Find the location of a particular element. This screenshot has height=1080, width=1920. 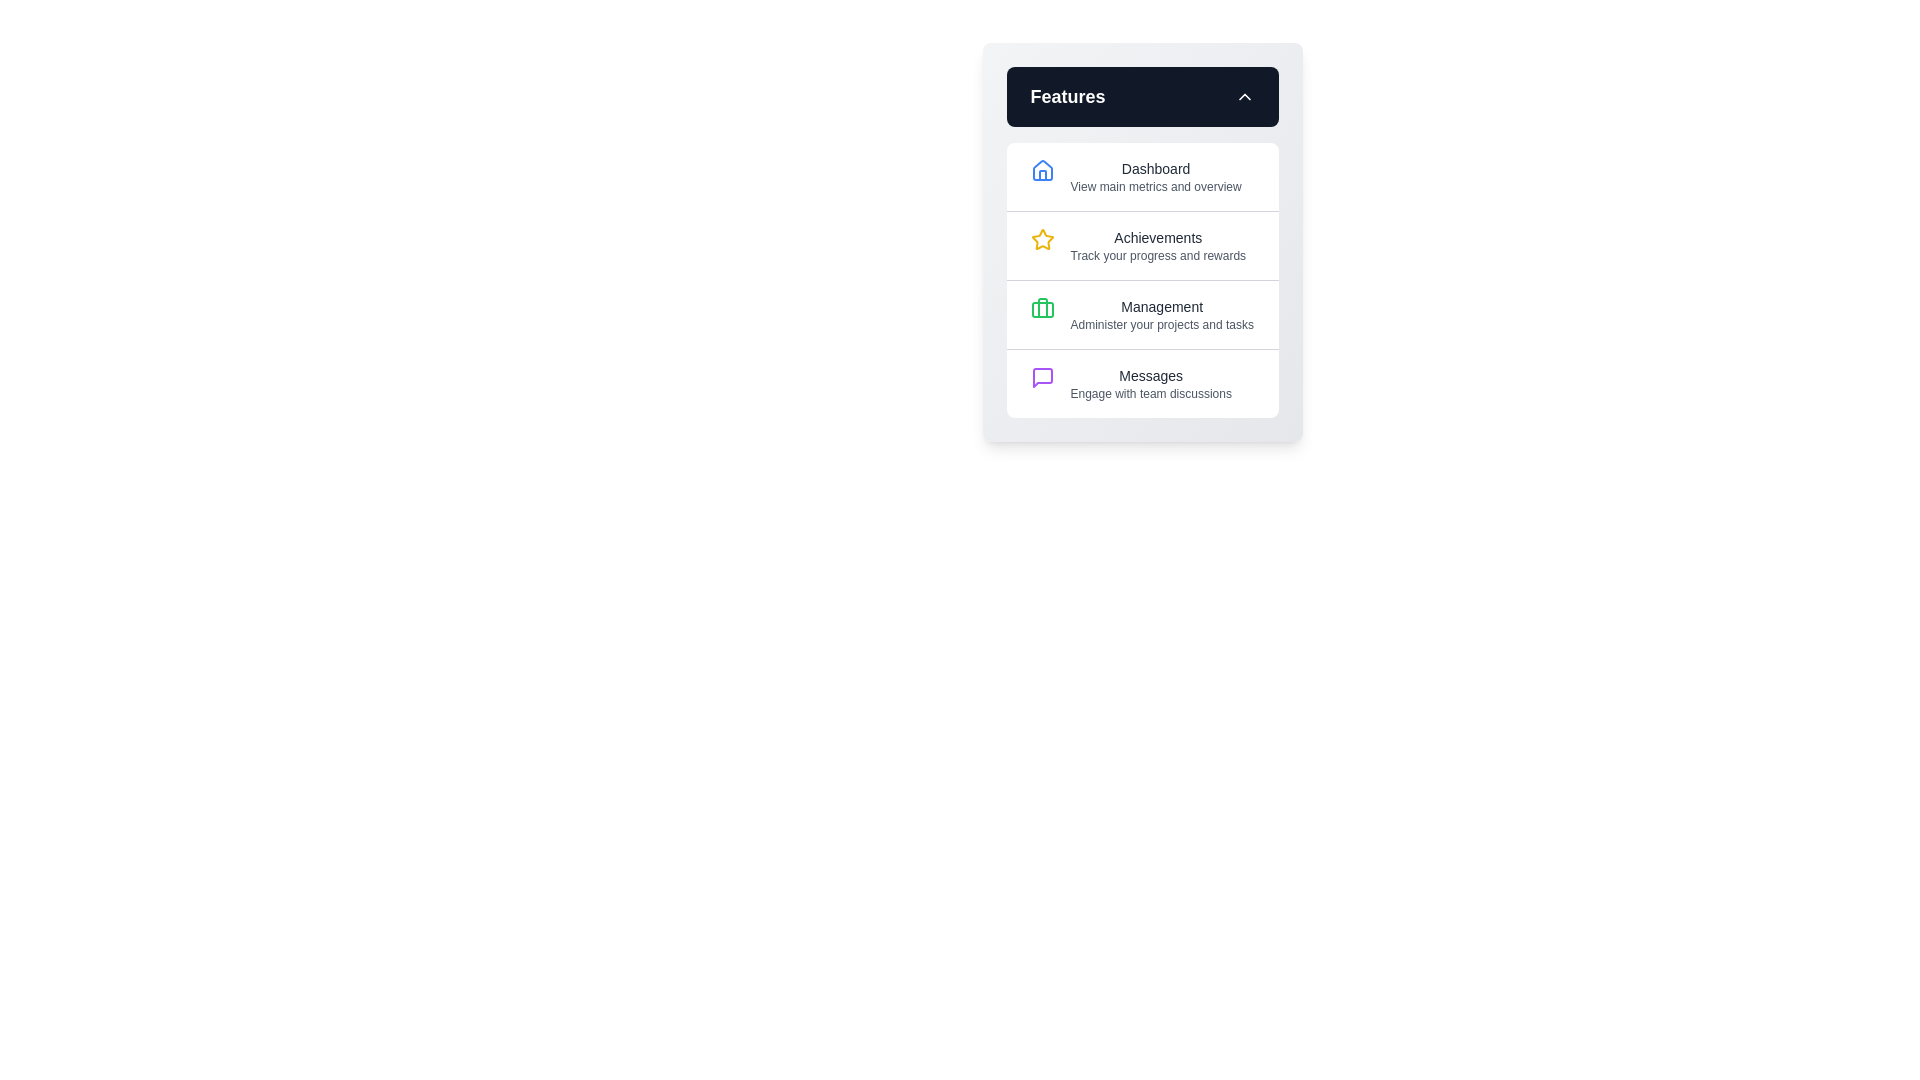

the green briefcase icon of the 'Management' clickable list item is located at coordinates (1142, 314).